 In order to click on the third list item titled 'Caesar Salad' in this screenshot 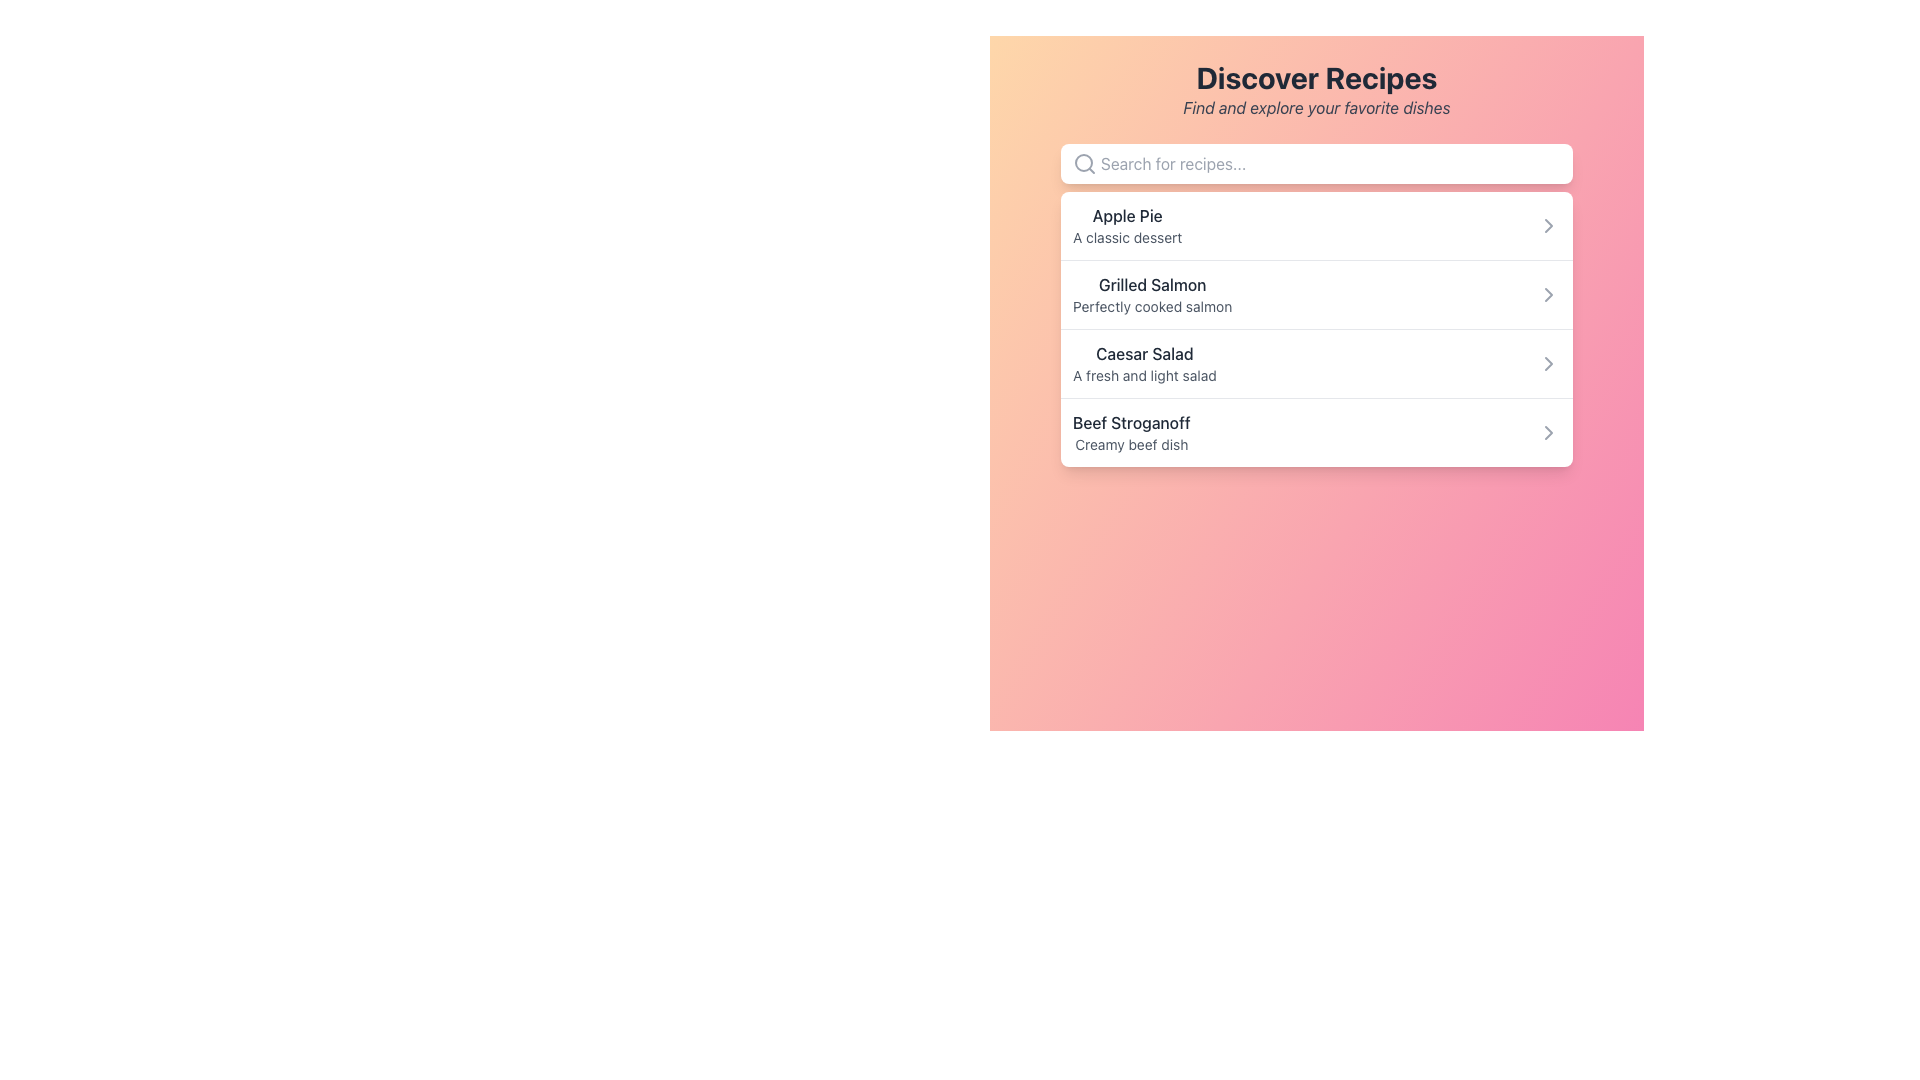, I will do `click(1316, 363)`.